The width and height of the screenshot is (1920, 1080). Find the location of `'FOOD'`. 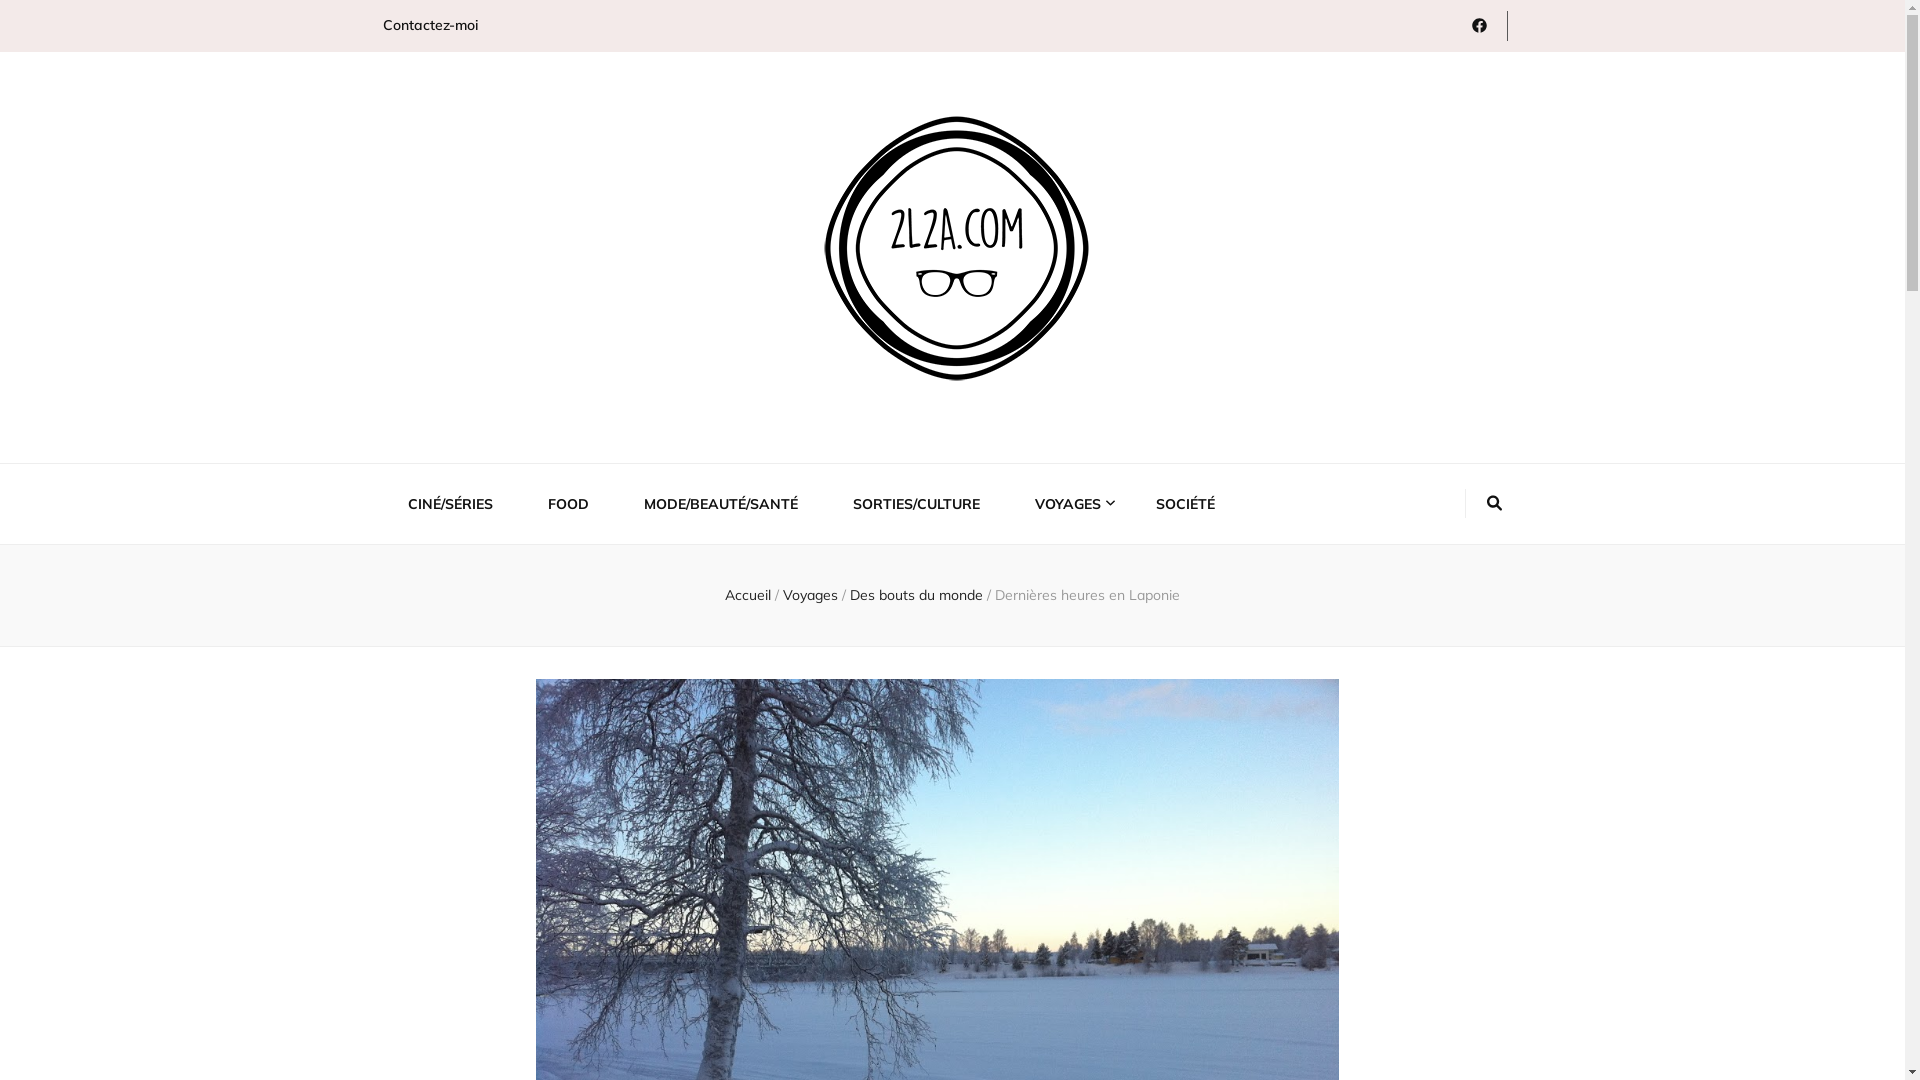

'FOOD' is located at coordinates (547, 503).